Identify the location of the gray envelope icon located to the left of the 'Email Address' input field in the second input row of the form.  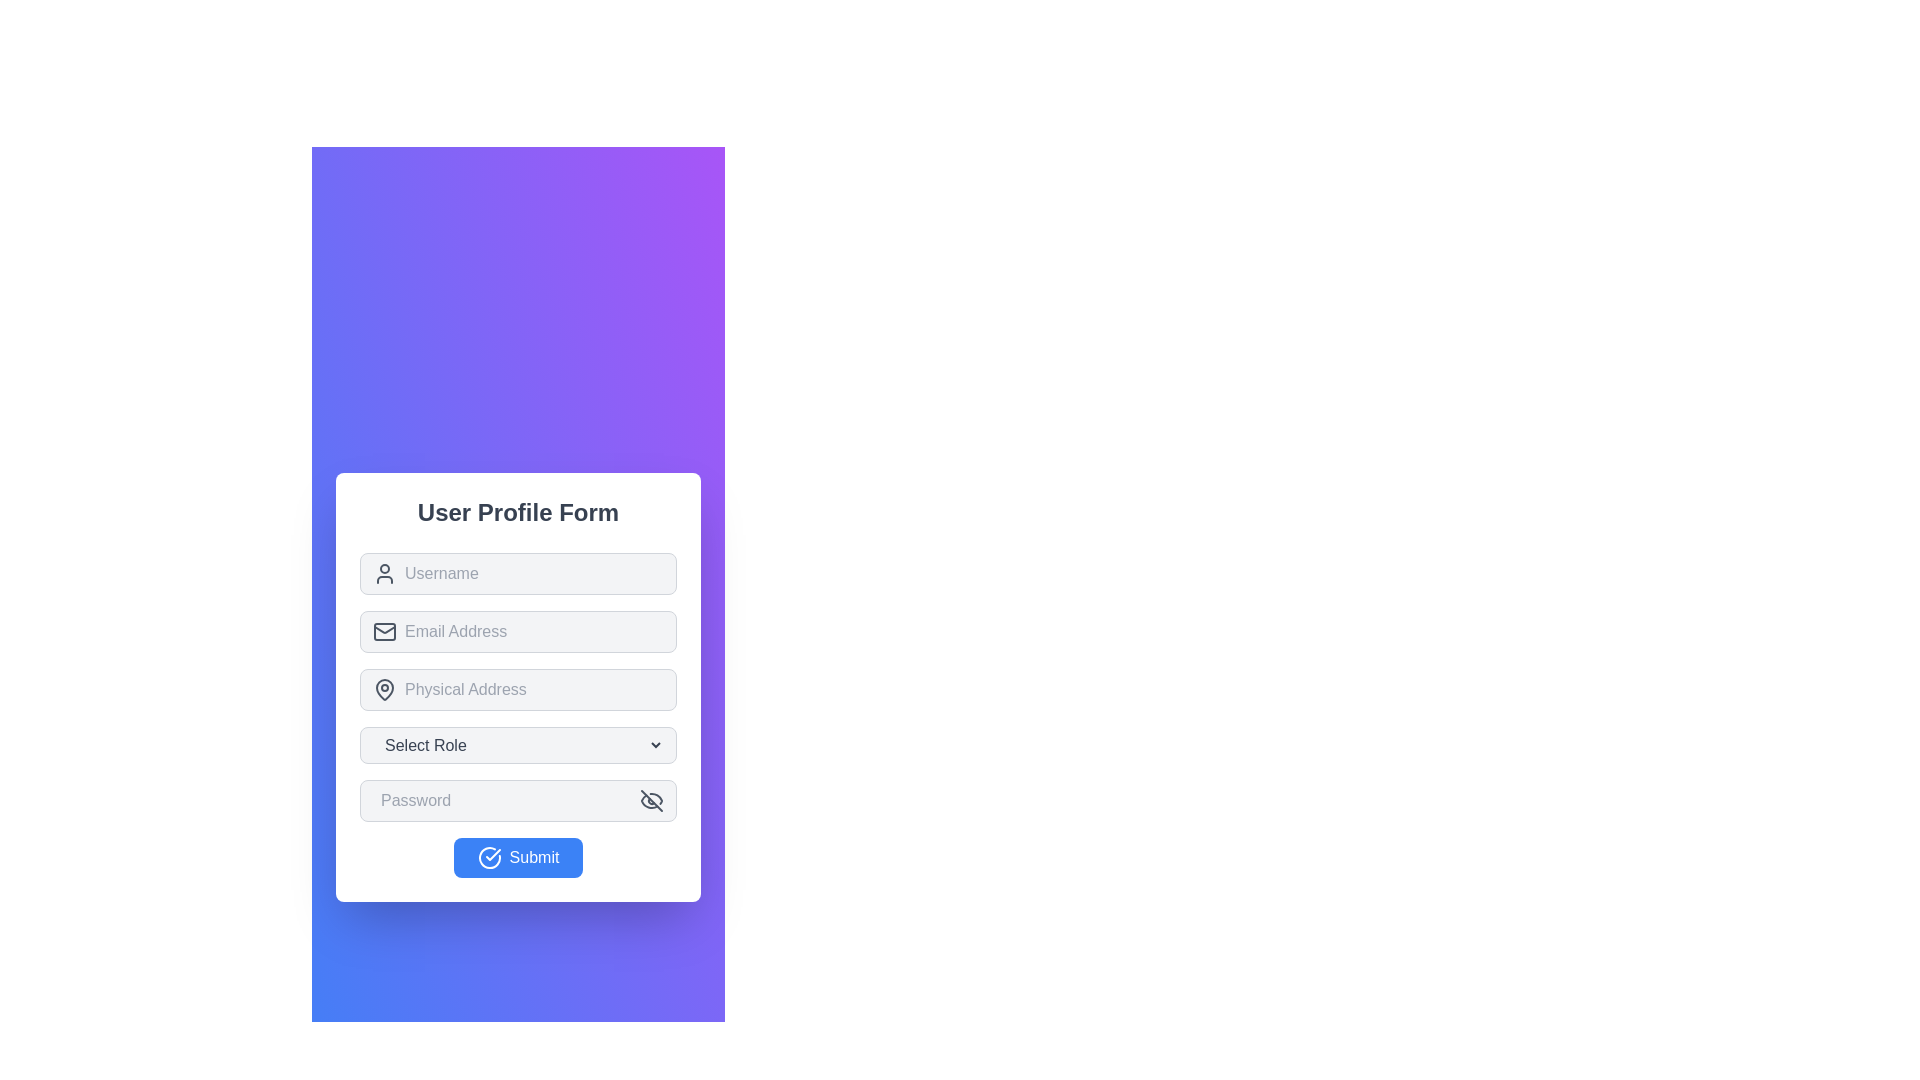
(384, 631).